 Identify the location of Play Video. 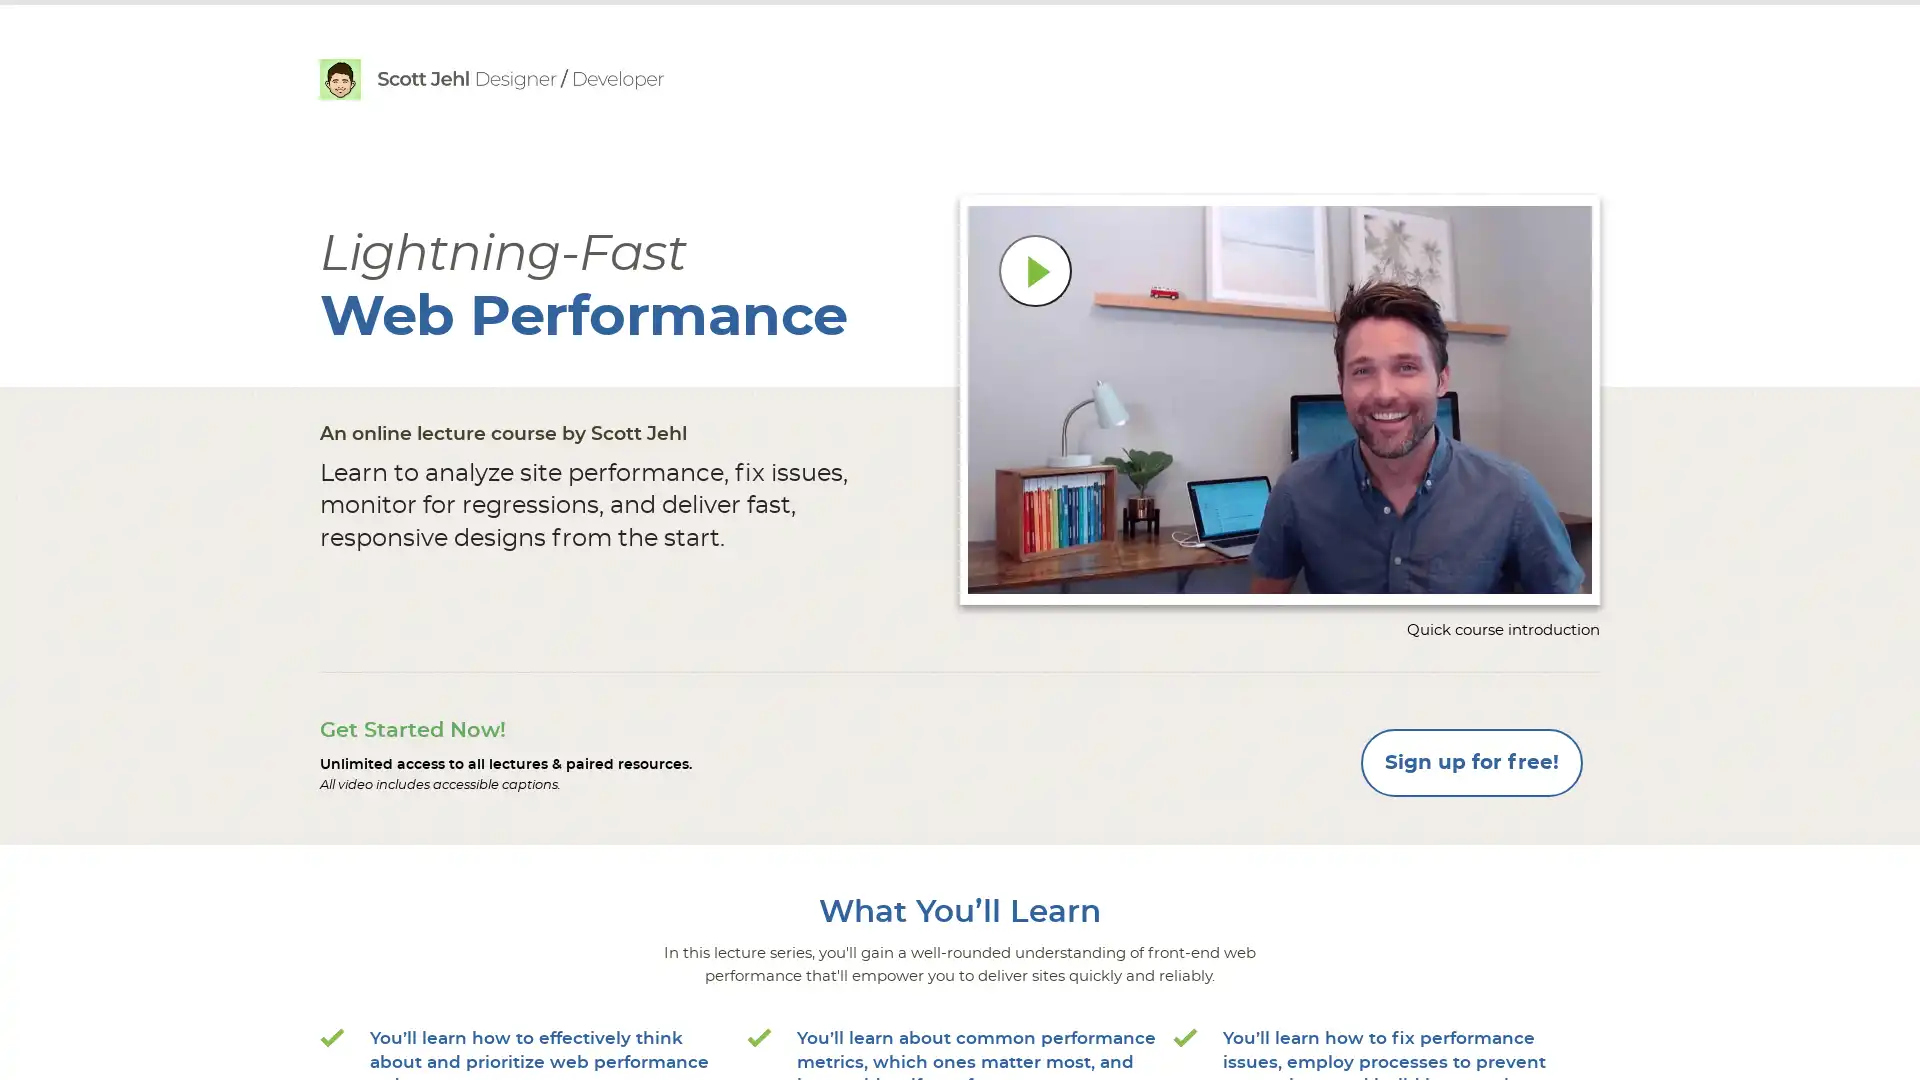
(1035, 270).